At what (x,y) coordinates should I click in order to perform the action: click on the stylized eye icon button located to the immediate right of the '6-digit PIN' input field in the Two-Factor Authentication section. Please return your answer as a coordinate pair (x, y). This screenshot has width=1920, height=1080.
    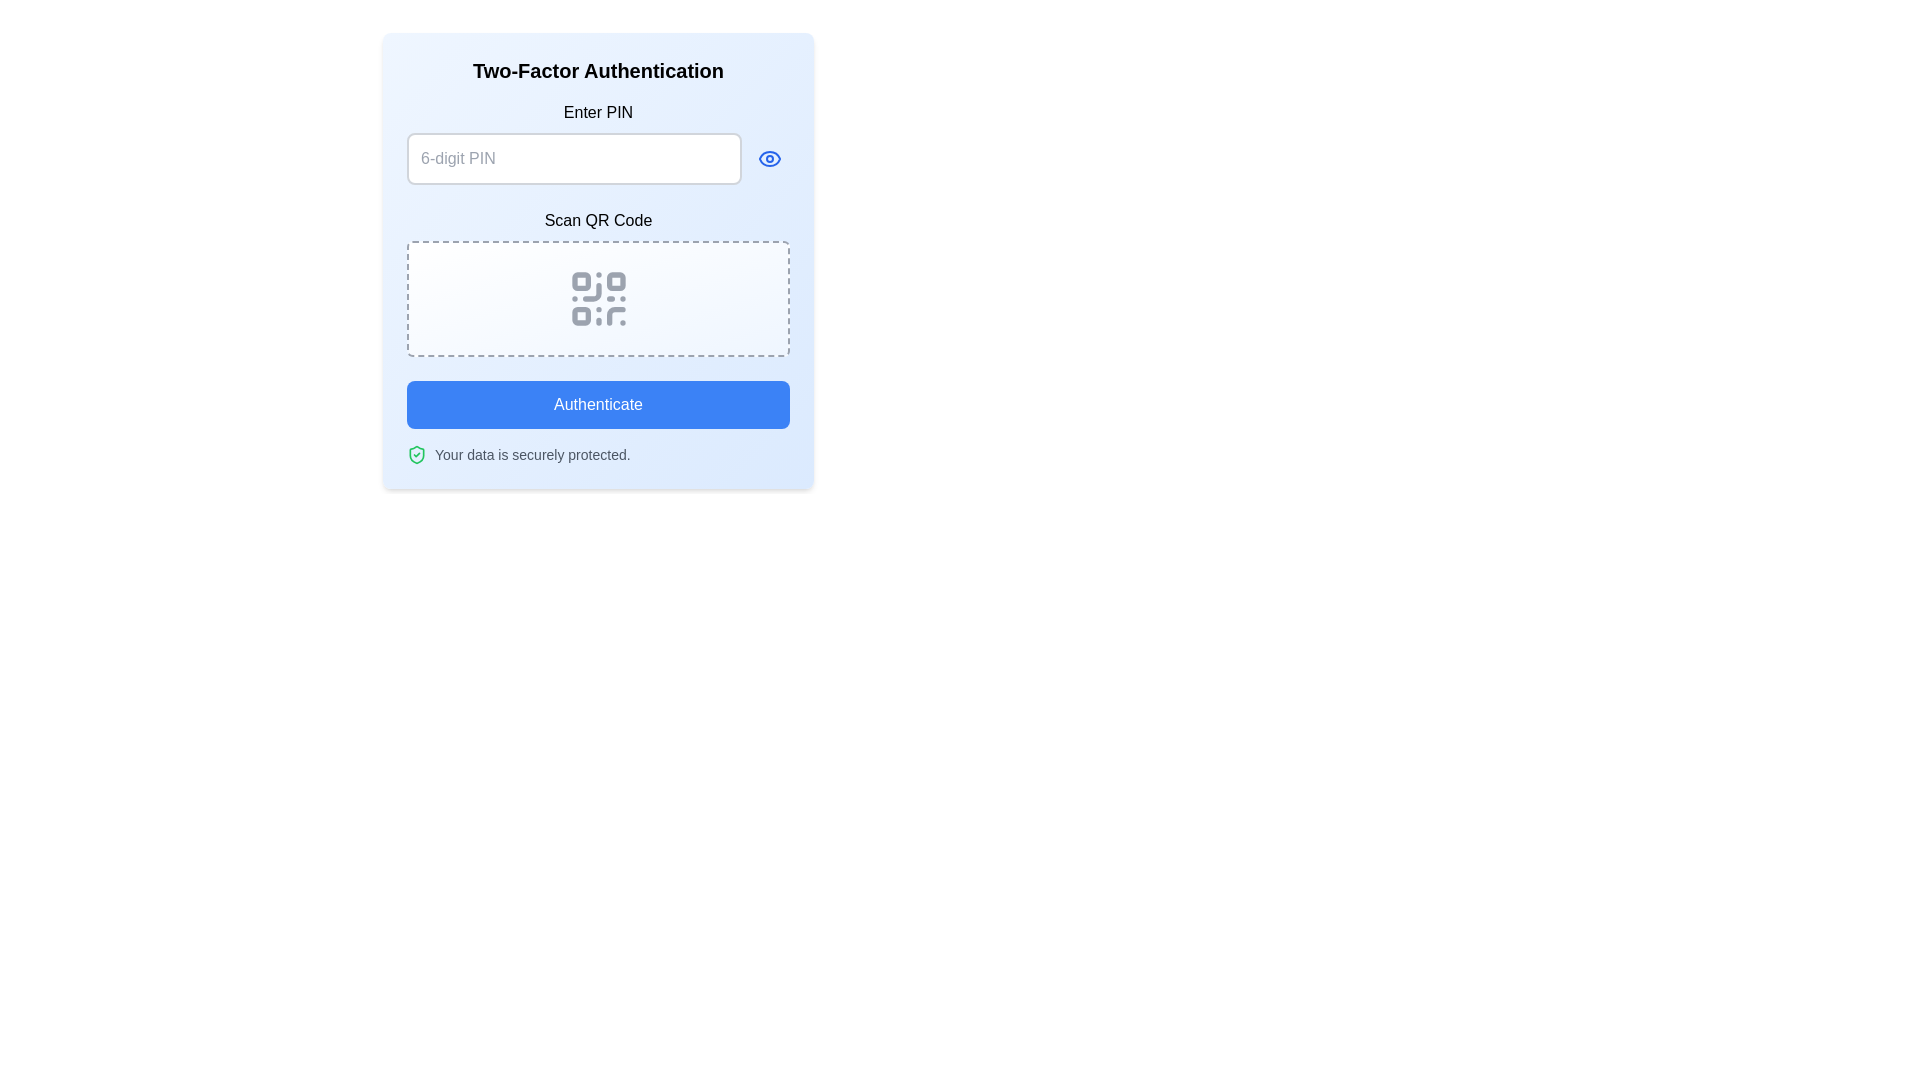
    Looking at the image, I should click on (768, 157).